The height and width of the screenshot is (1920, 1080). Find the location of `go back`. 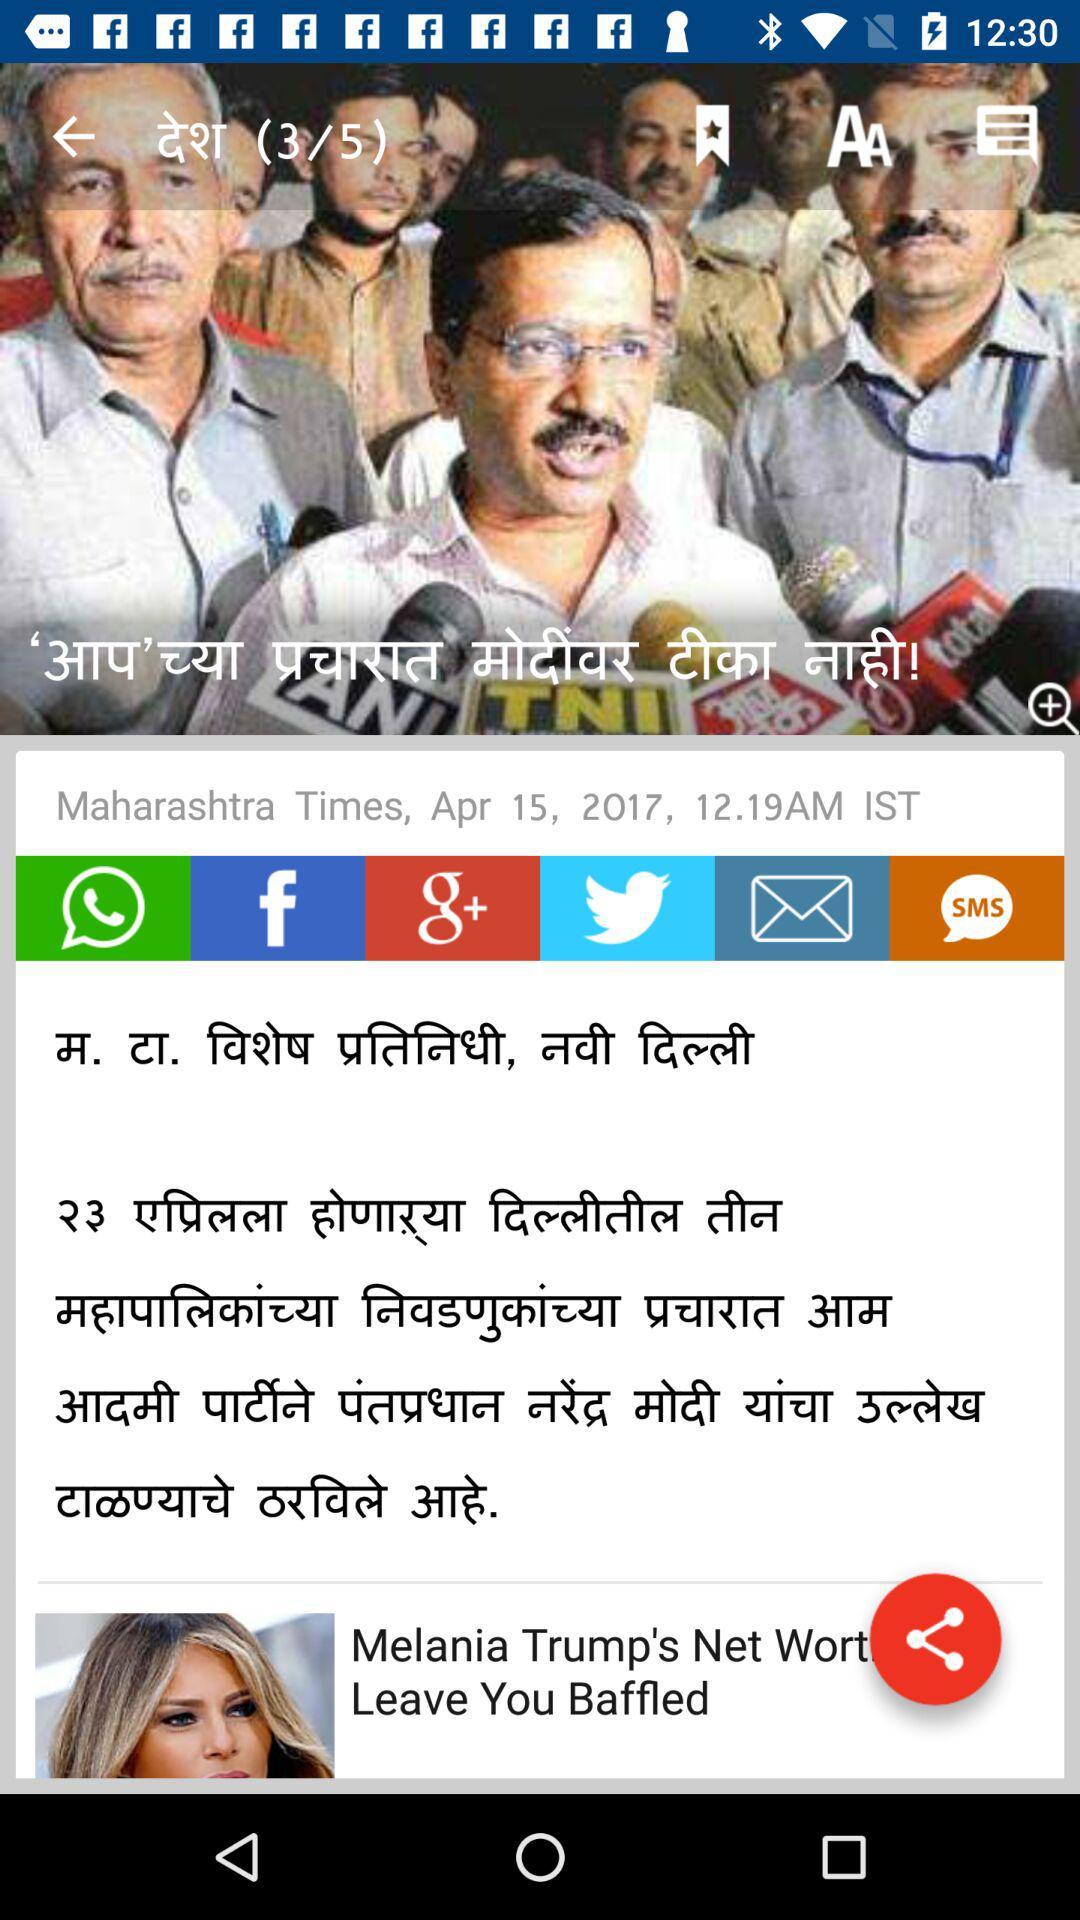

go back is located at coordinates (72, 135).